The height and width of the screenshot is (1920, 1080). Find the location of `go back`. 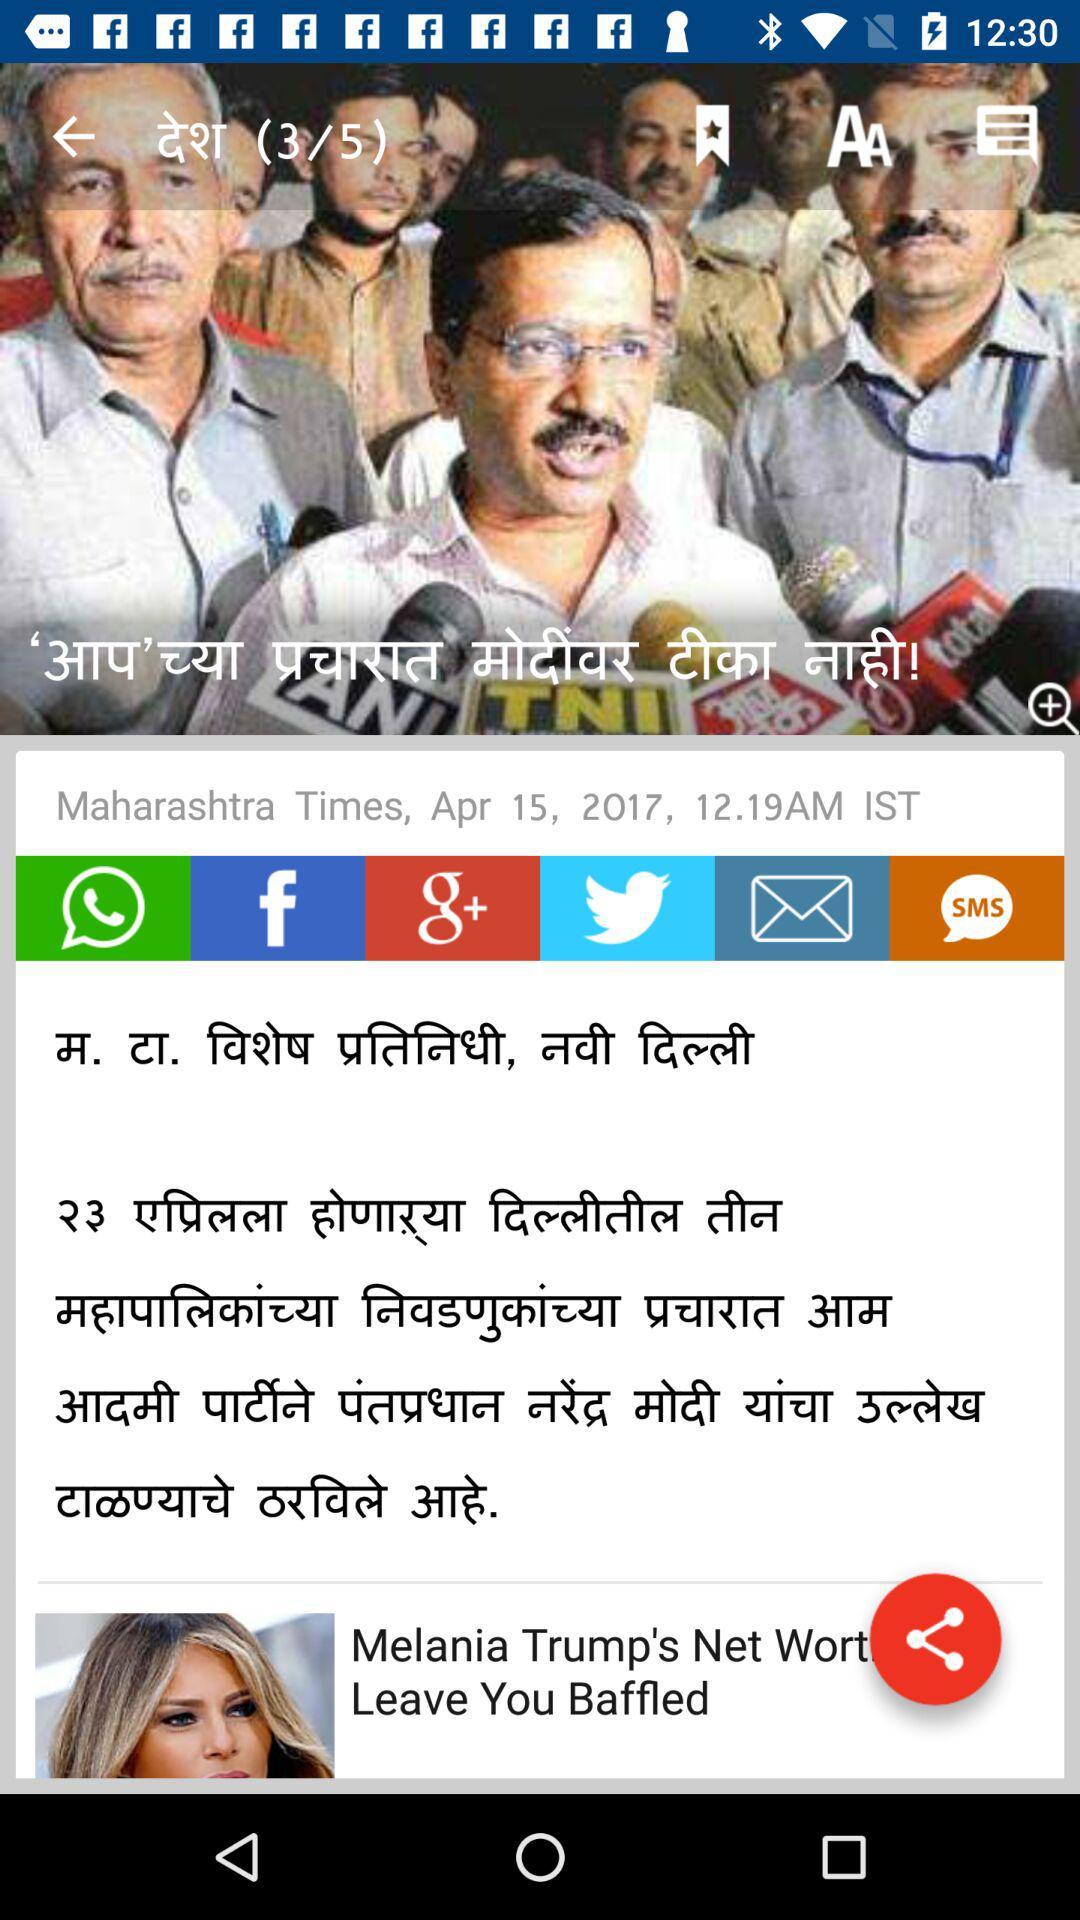

go back is located at coordinates (72, 135).